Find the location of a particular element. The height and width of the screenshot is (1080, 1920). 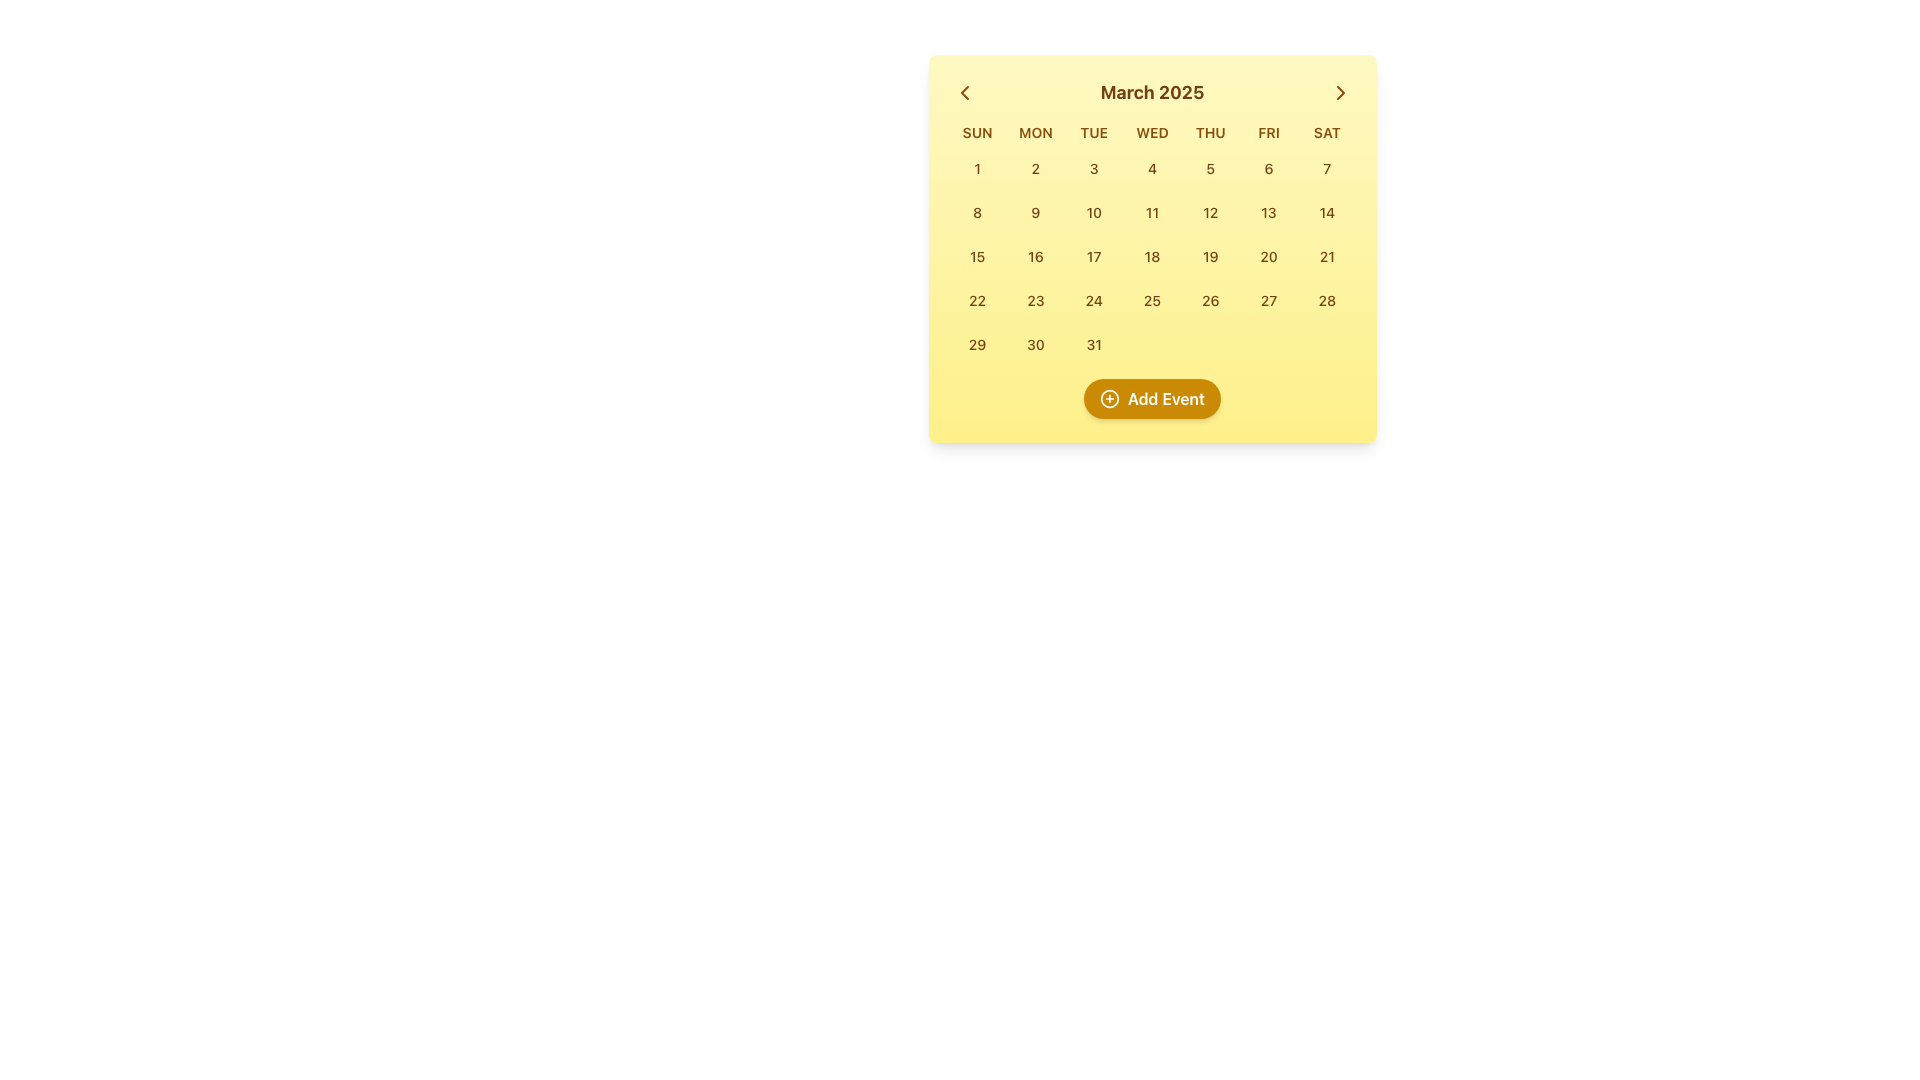

the 'Add Event' button, which is a yellow rounded rectangle featuring a plus icon and white text, located at the bottom center of the calendar interface is located at coordinates (1152, 398).